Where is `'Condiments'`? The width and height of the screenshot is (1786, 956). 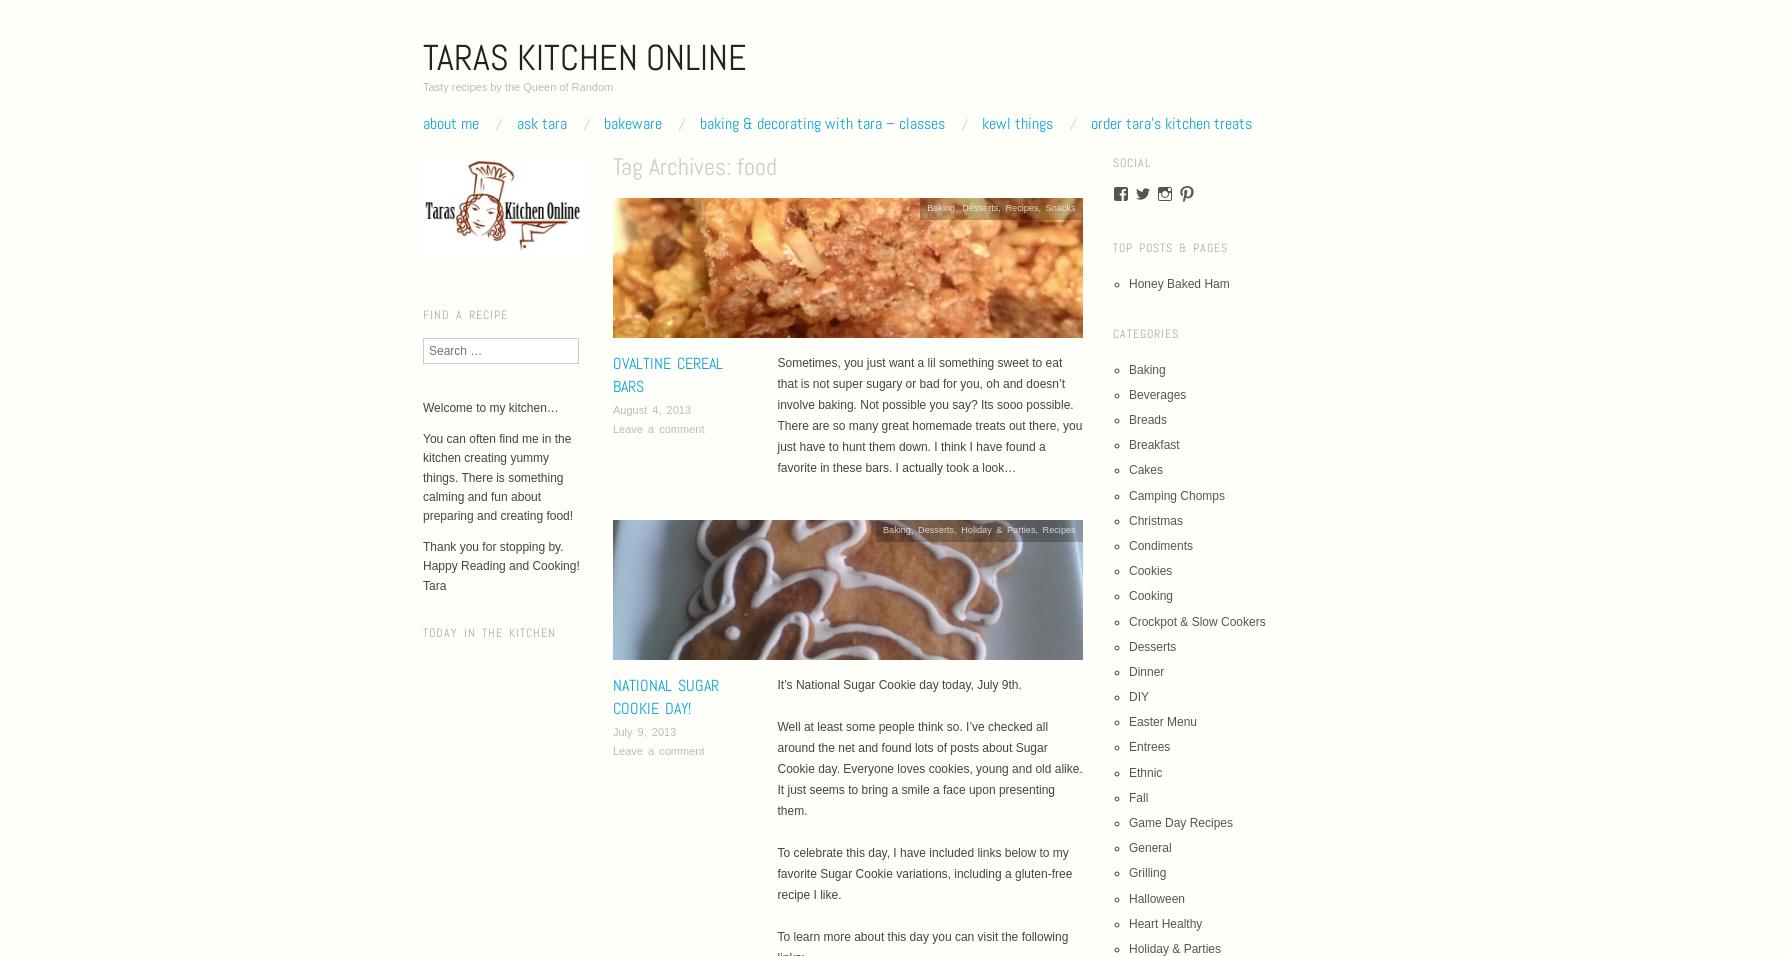 'Condiments' is located at coordinates (1160, 544).